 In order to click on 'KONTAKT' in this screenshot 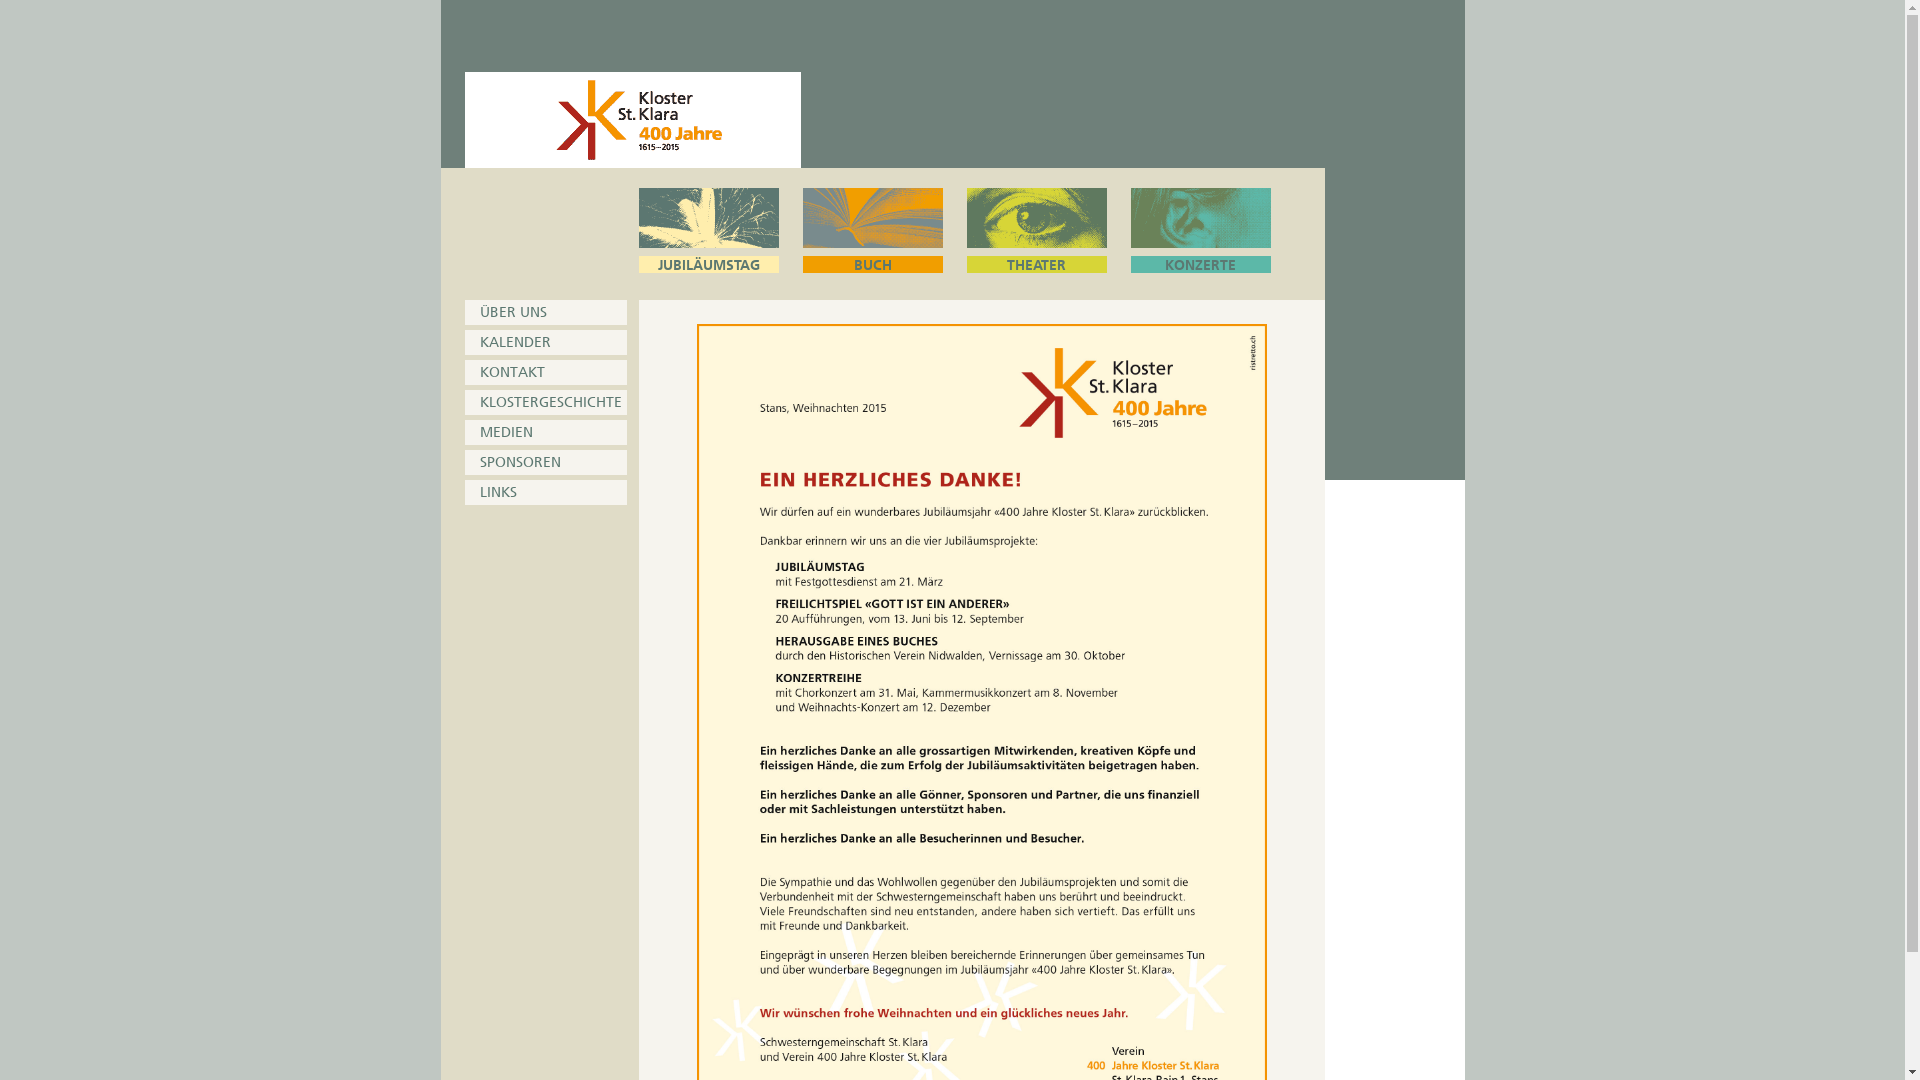, I will do `click(545, 372)`.